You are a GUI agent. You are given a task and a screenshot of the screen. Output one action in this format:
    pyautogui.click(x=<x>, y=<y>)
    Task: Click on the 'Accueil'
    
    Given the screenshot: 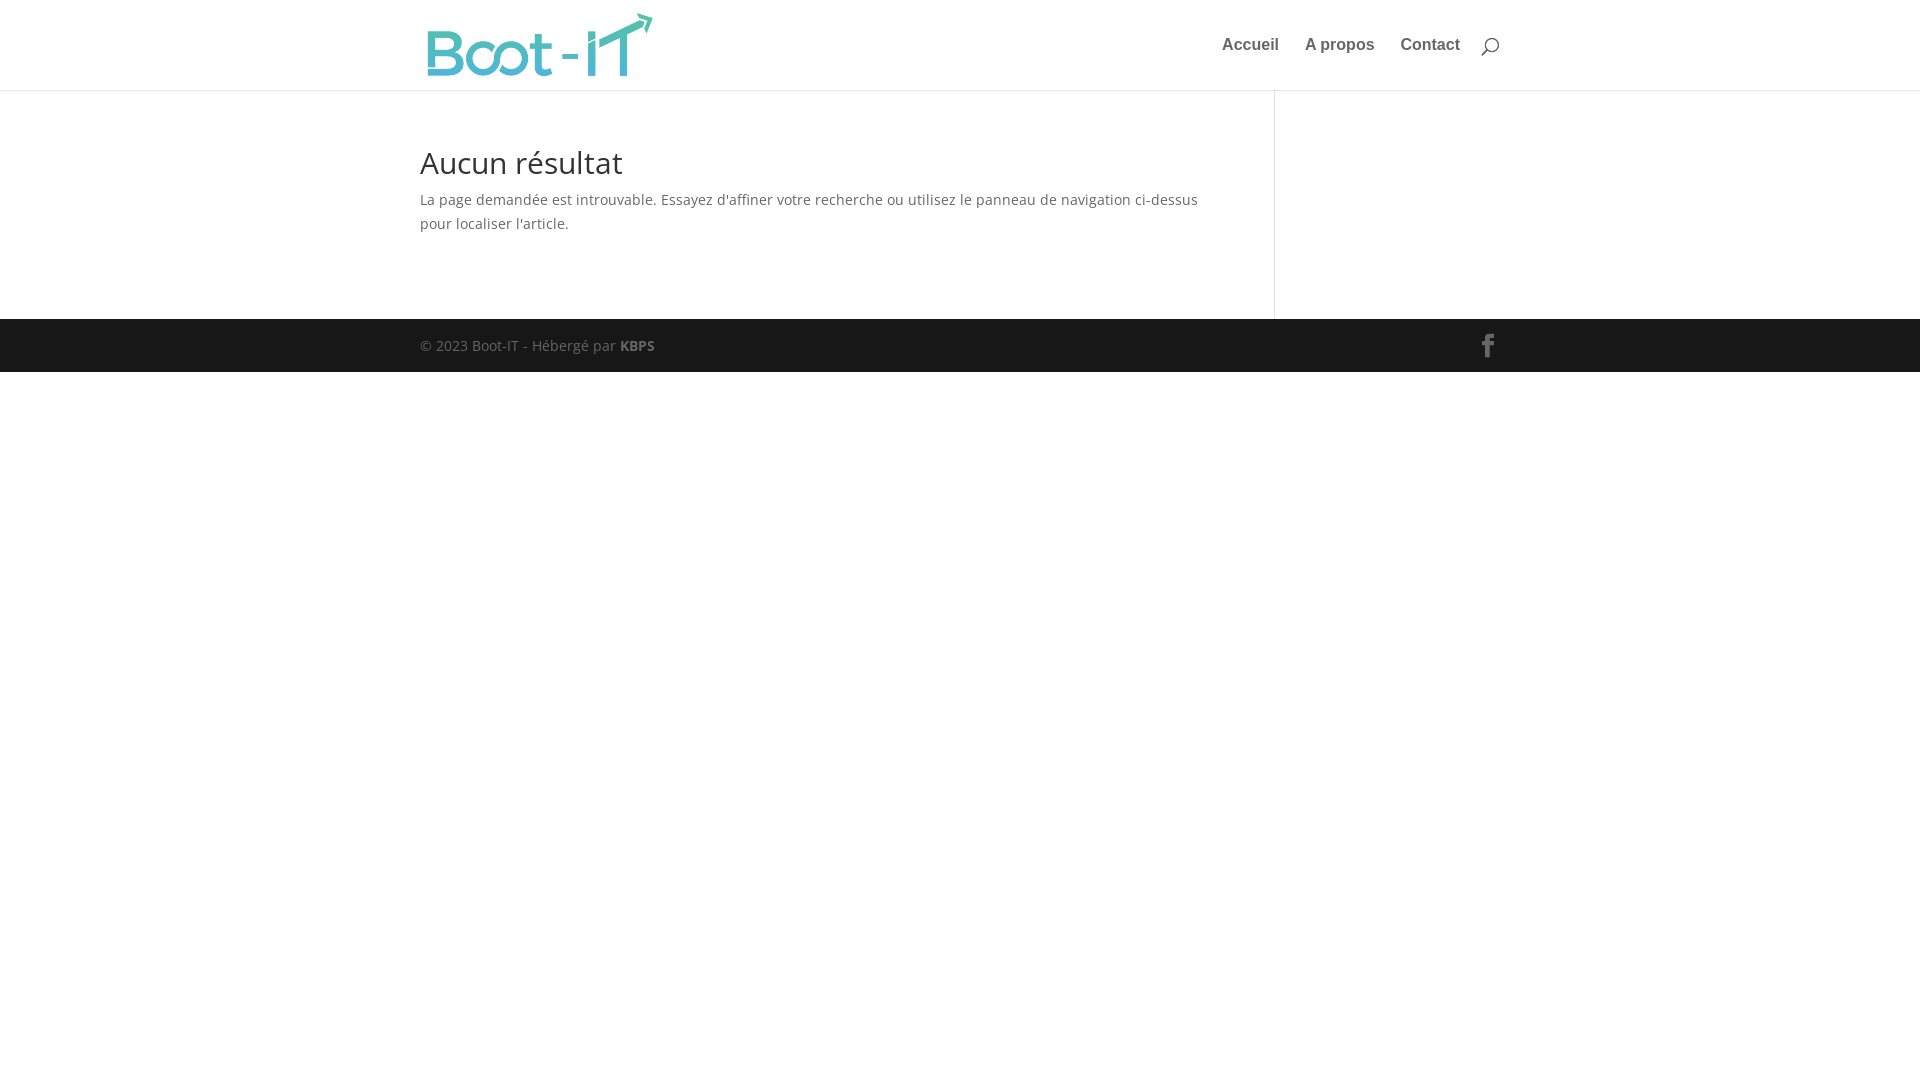 What is the action you would take?
    pyautogui.click(x=1249, y=63)
    